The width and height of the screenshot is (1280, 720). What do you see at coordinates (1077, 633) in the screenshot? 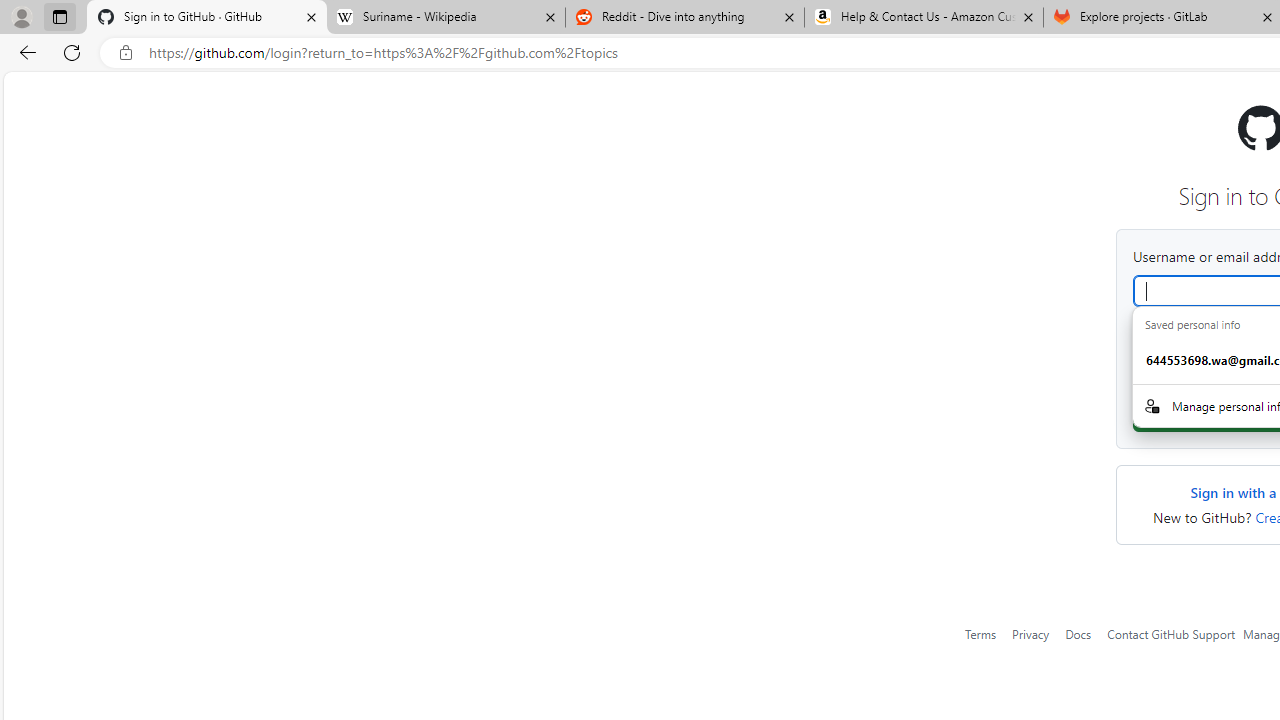
I see `'Docs'` at bounding box center [1077, 633].